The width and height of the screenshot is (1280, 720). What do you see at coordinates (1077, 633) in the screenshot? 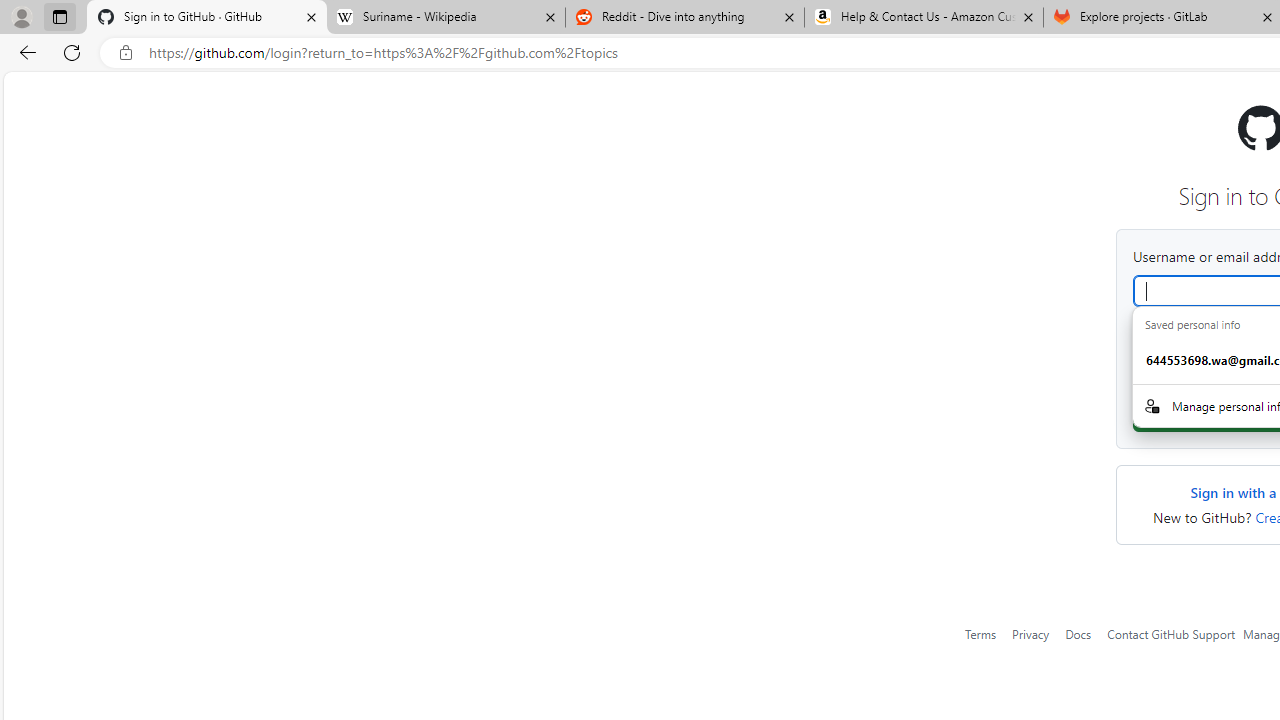
I see `'Docs'` at bounding box center [1077, 633].